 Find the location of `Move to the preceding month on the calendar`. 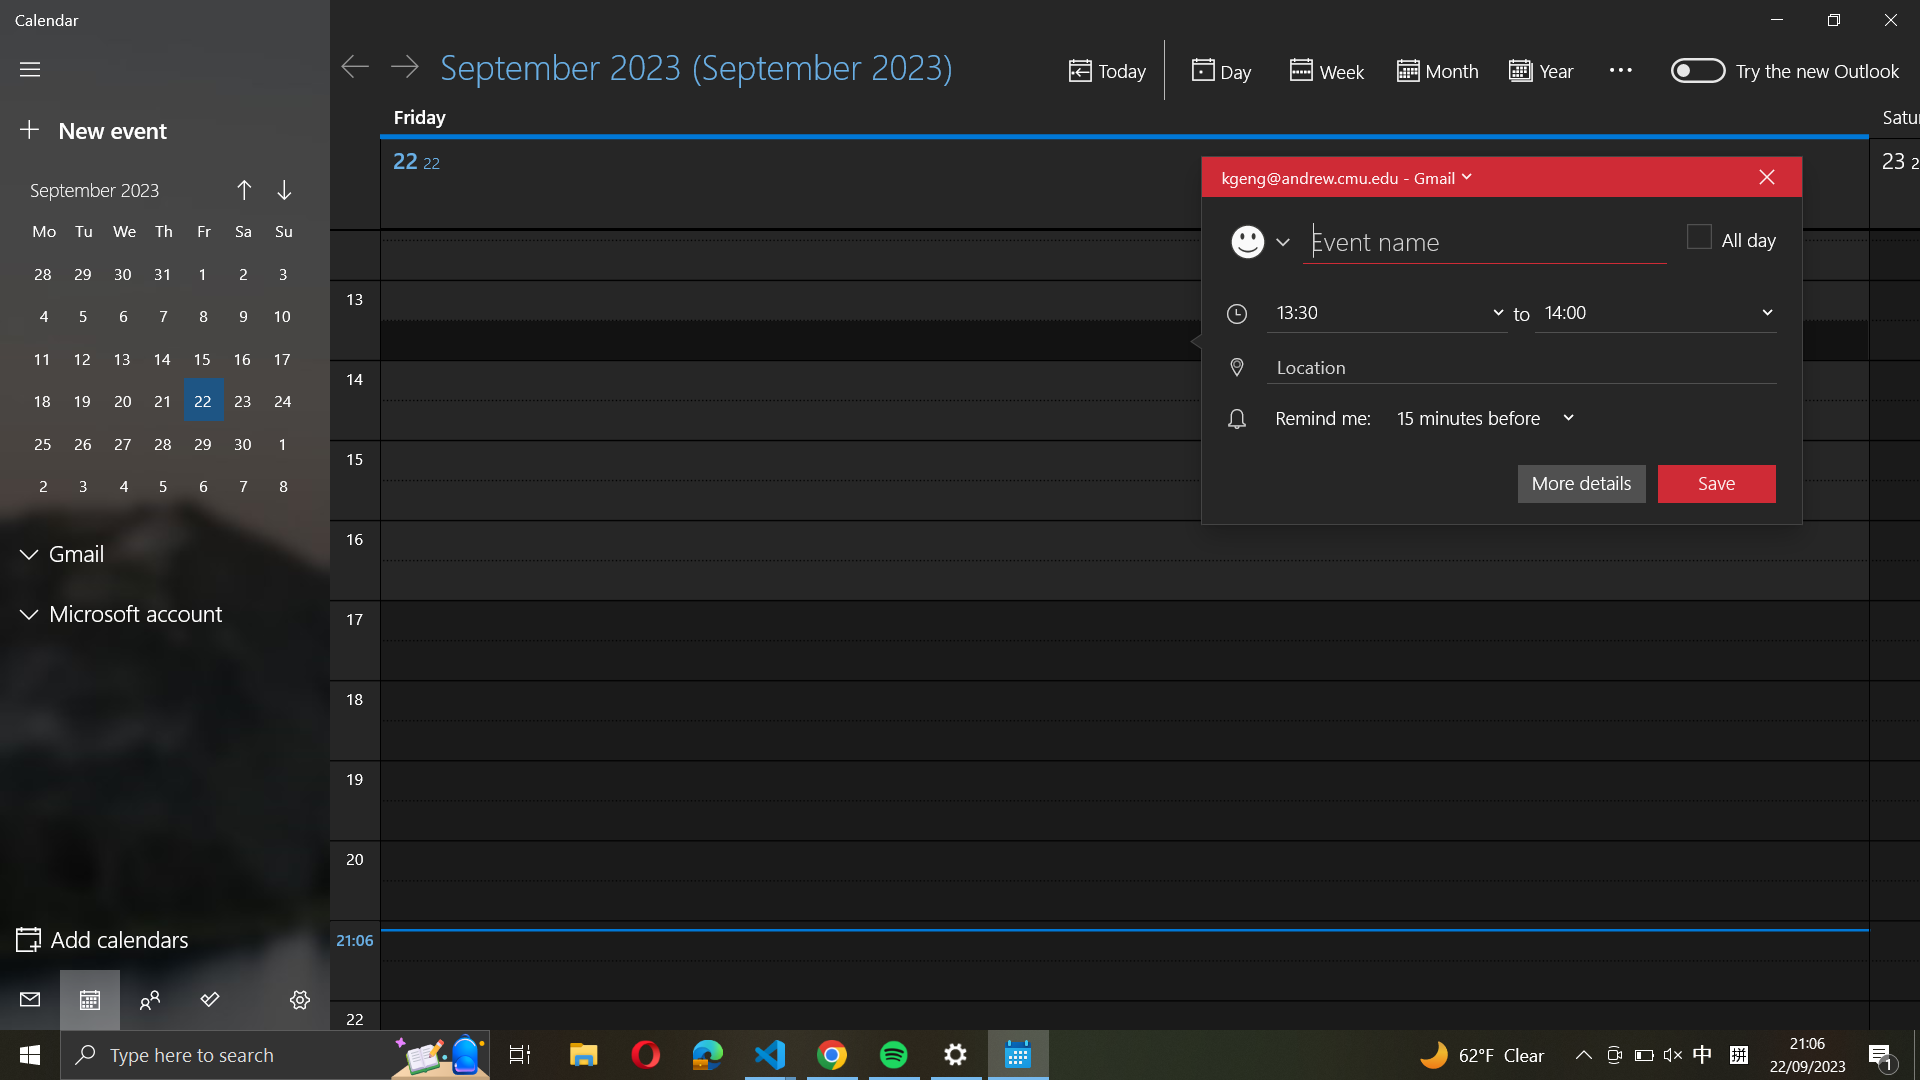

Move to the preceding month on the calendar is located at coordinates (243, 192).